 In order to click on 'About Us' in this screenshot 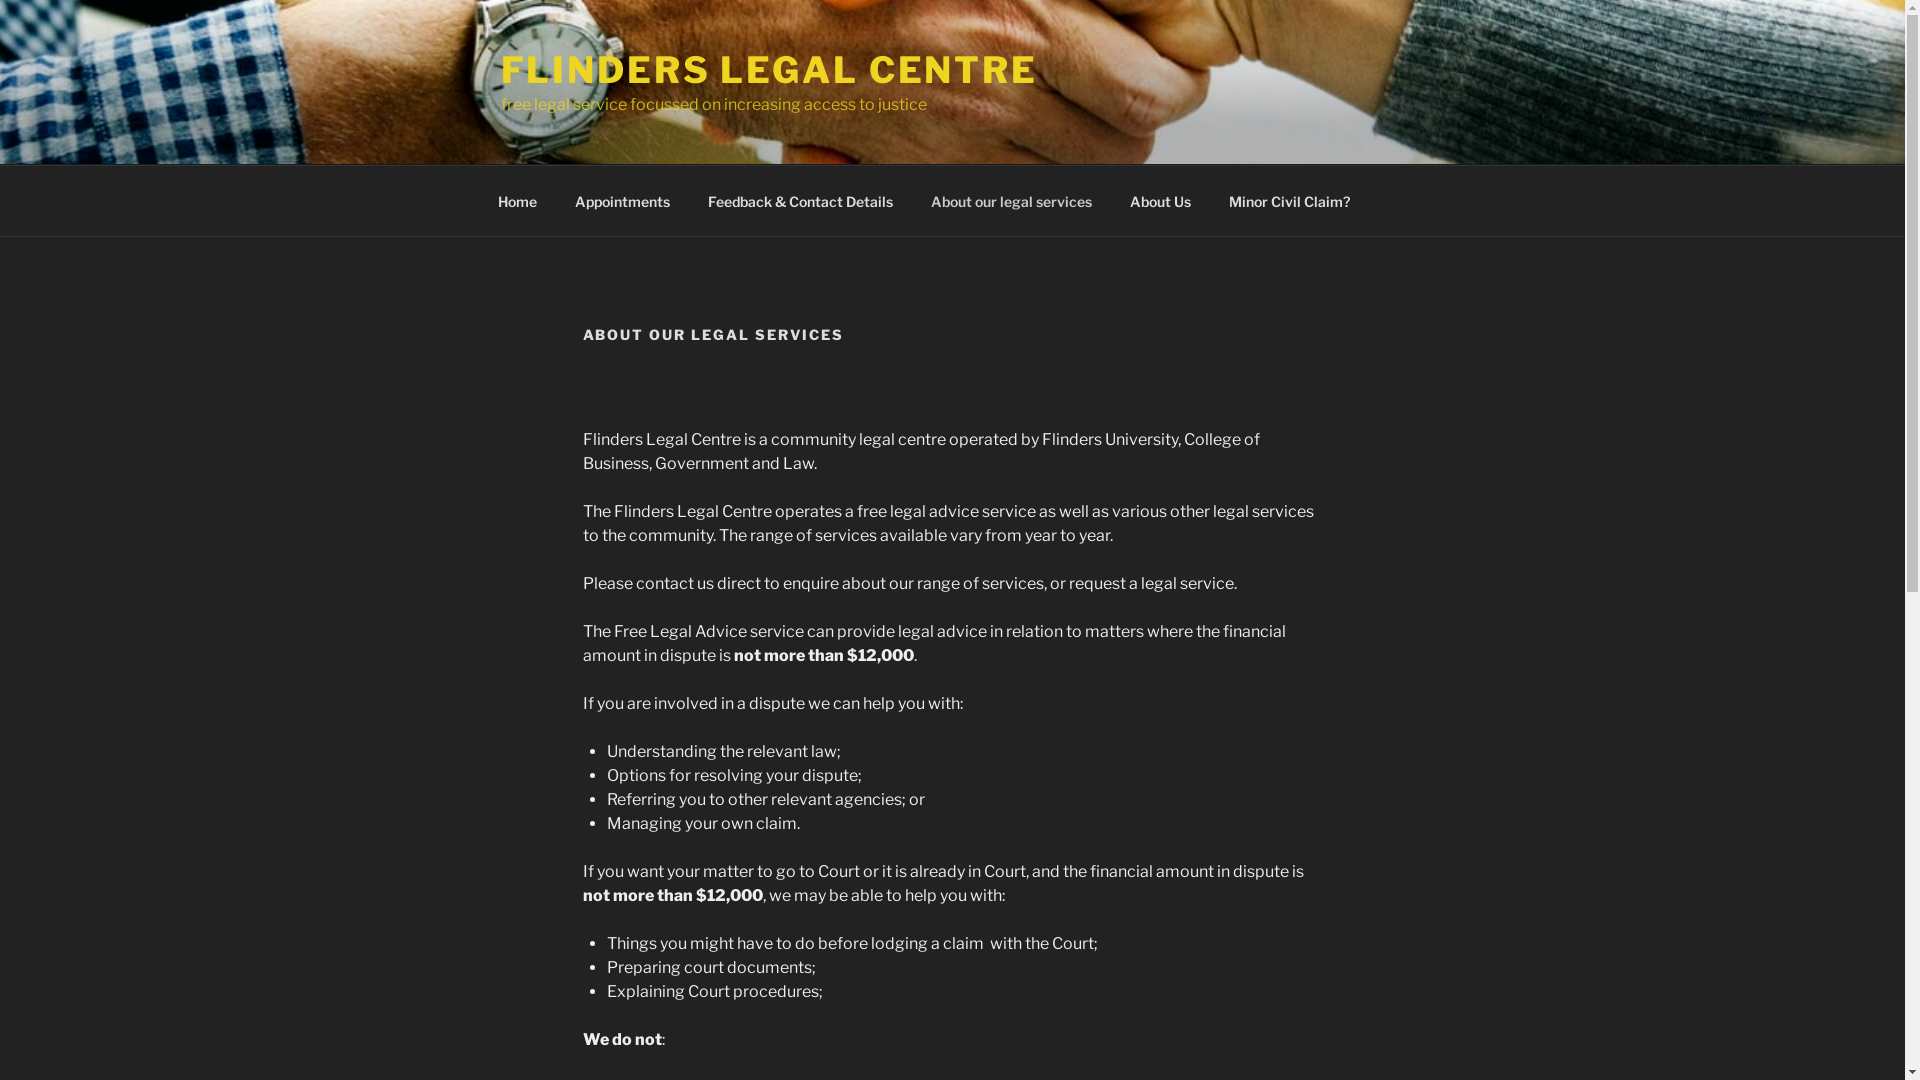, I will do `click(1160, 200)`.